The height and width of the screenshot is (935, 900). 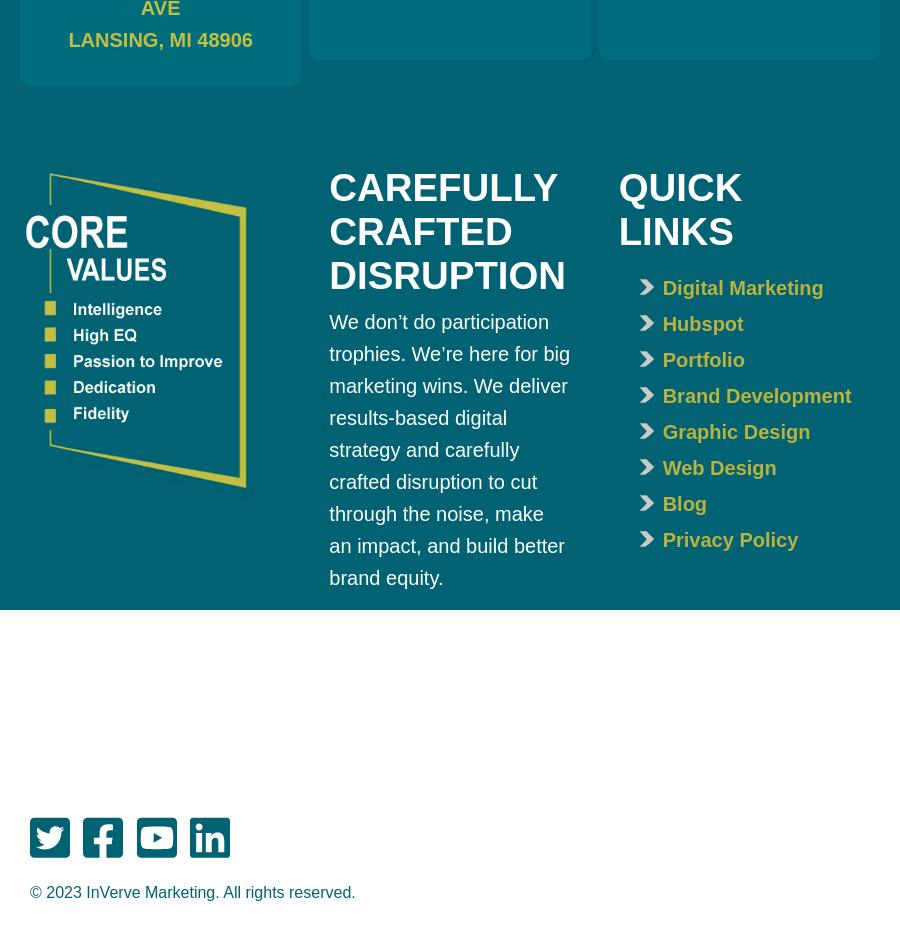 I want to click on 'Privacy Policy', so click(x=728, y=538).